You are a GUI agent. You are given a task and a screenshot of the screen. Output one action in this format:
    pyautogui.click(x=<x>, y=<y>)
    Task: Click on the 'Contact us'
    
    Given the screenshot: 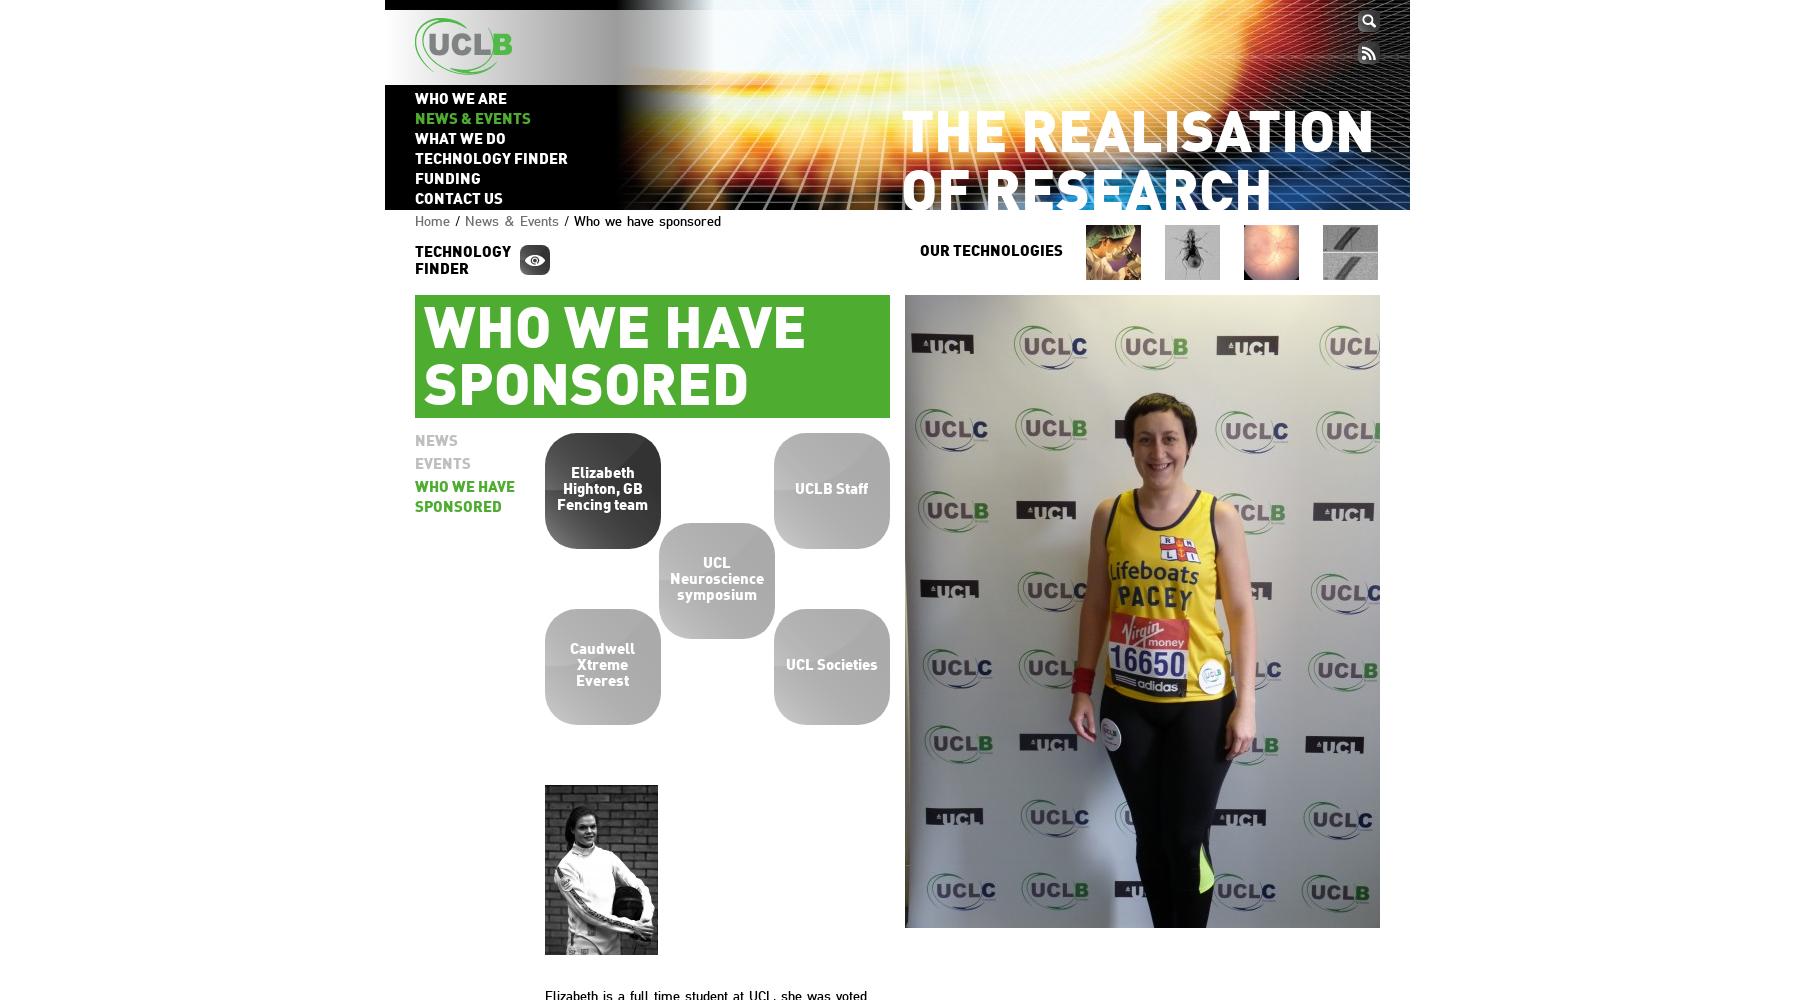 What is the action you would take?
    pyautogui.click(x=458, y=199)
    